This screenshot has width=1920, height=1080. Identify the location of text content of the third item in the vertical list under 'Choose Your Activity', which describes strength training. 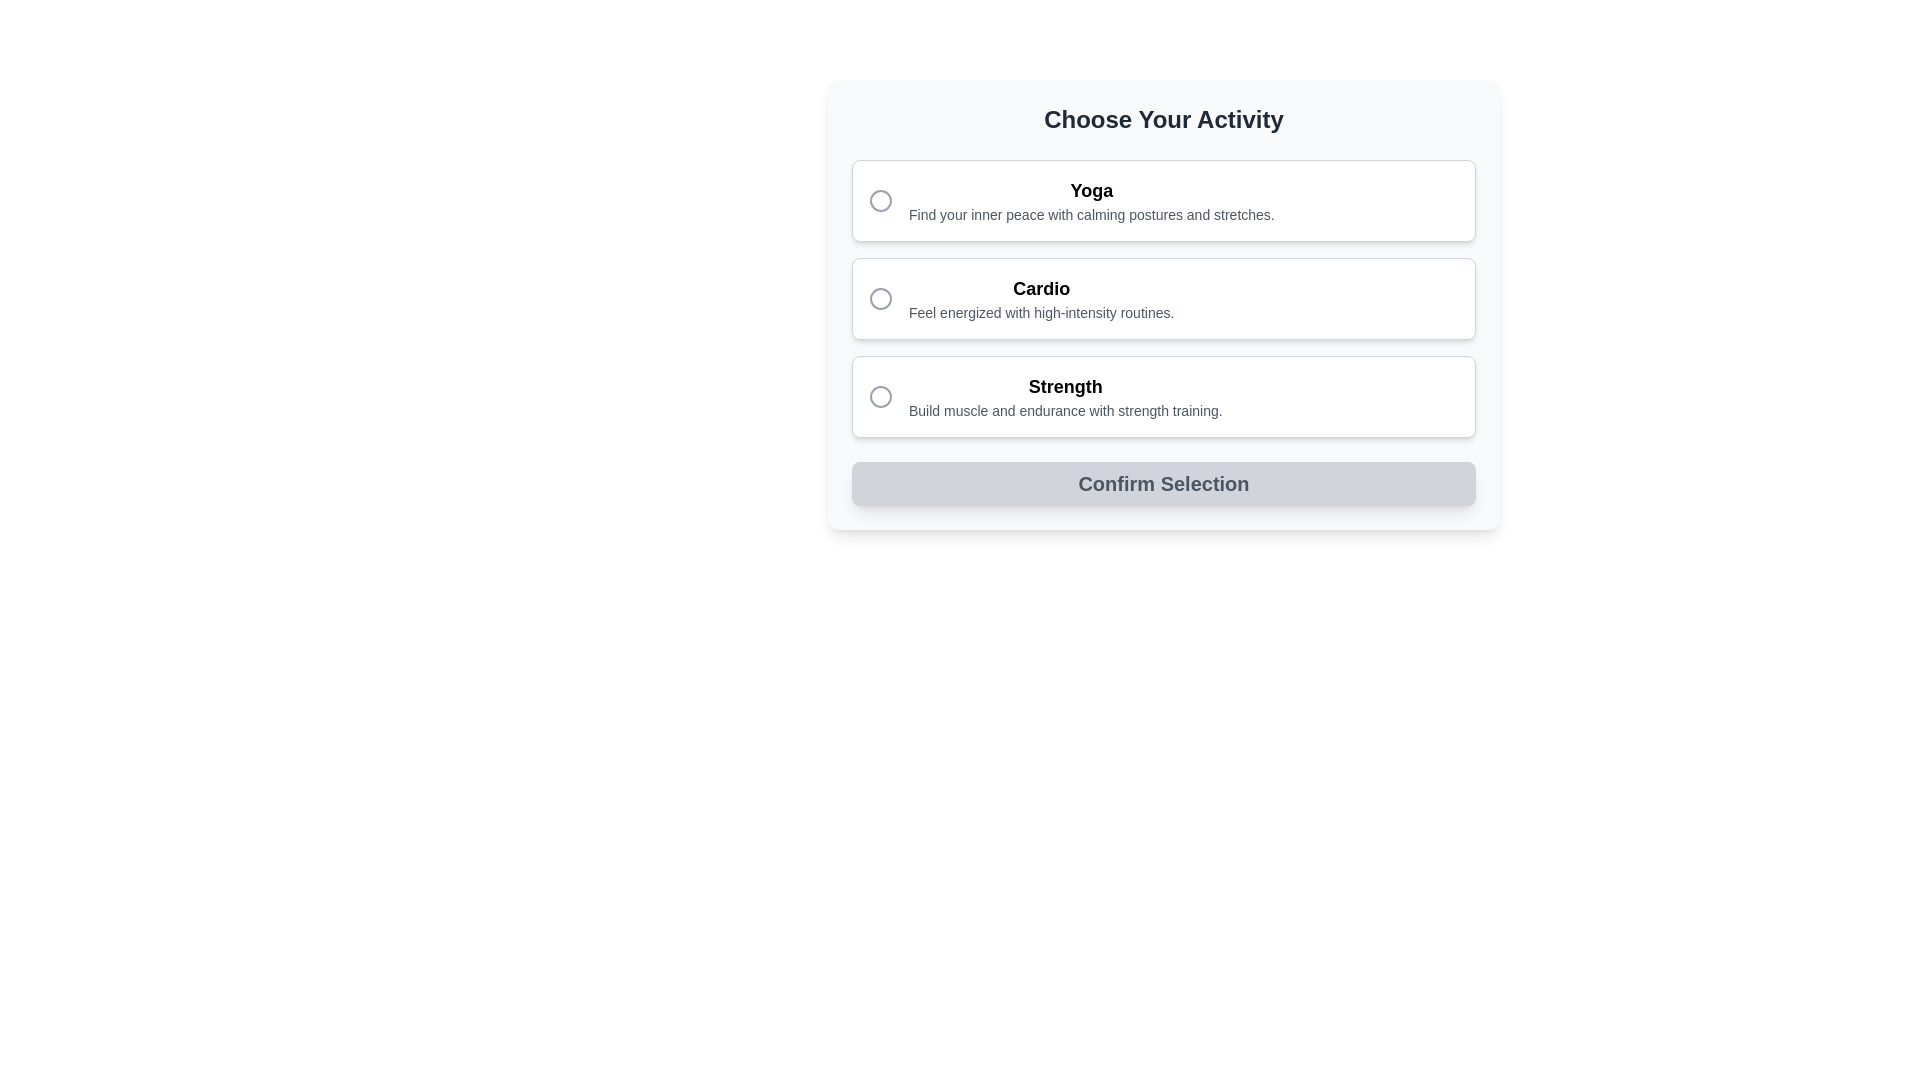
(1064, 397).